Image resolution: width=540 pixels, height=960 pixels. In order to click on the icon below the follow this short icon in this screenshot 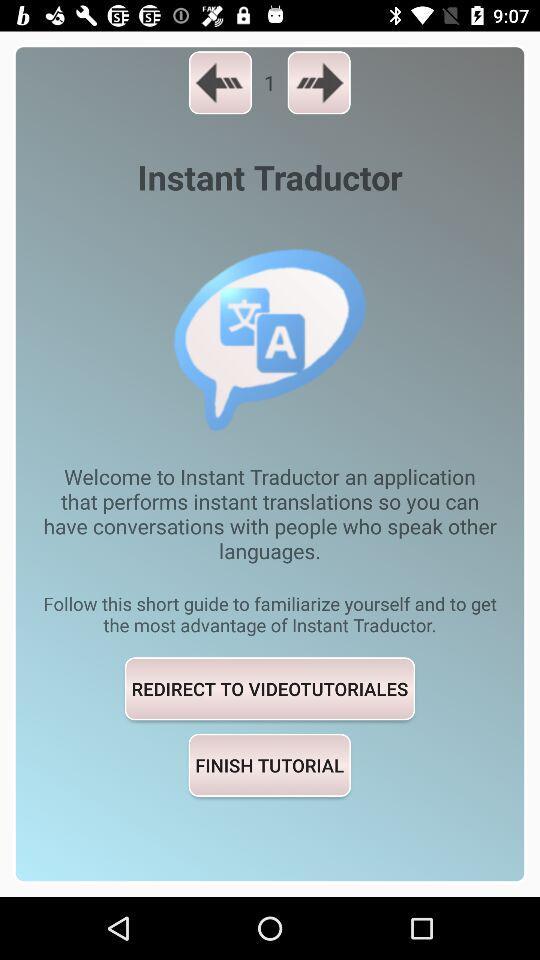, I will do `click(270, 688)`.